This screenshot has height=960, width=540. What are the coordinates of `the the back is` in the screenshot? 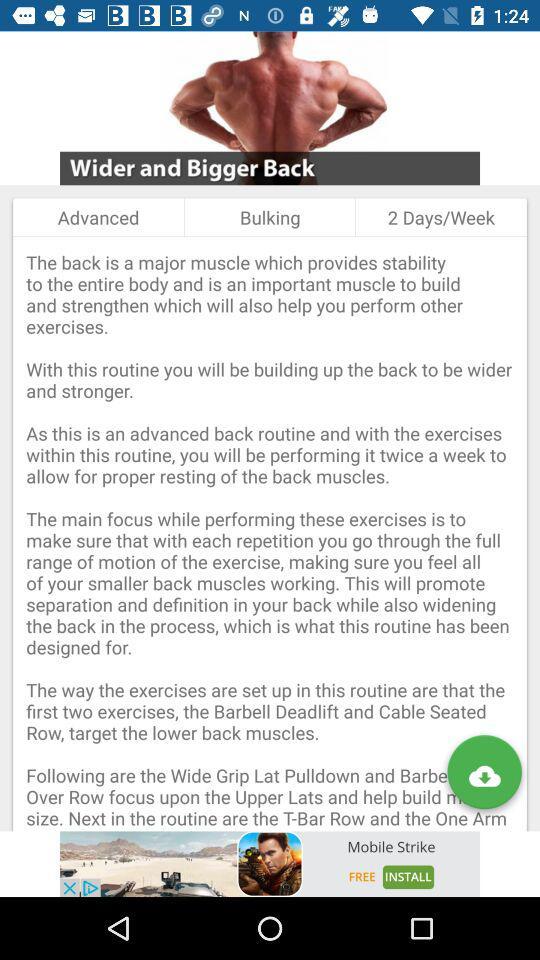 It's located at (270, 533).